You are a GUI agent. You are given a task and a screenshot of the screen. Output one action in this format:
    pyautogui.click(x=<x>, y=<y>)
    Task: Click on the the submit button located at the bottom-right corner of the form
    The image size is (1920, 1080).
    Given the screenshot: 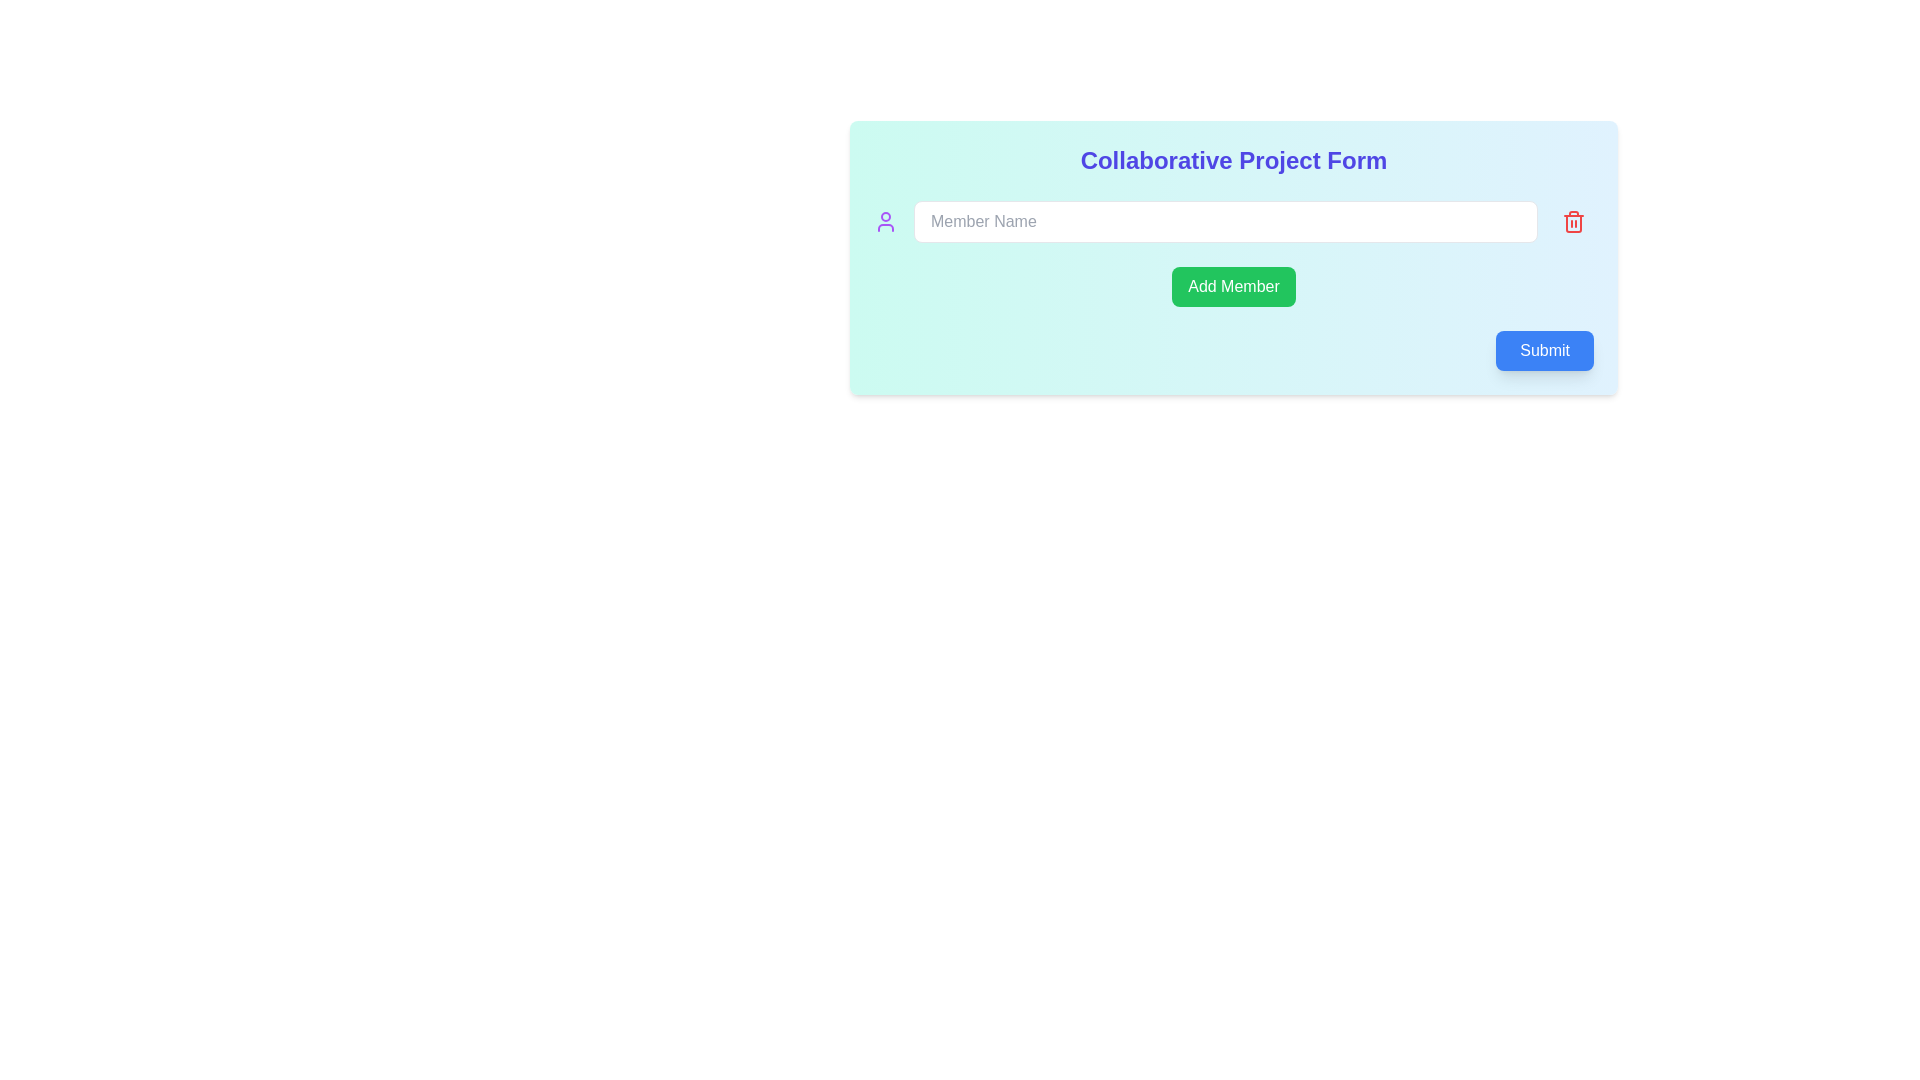 What is the action you would take?
    pyautogui.click(x=1544, y=350)
    